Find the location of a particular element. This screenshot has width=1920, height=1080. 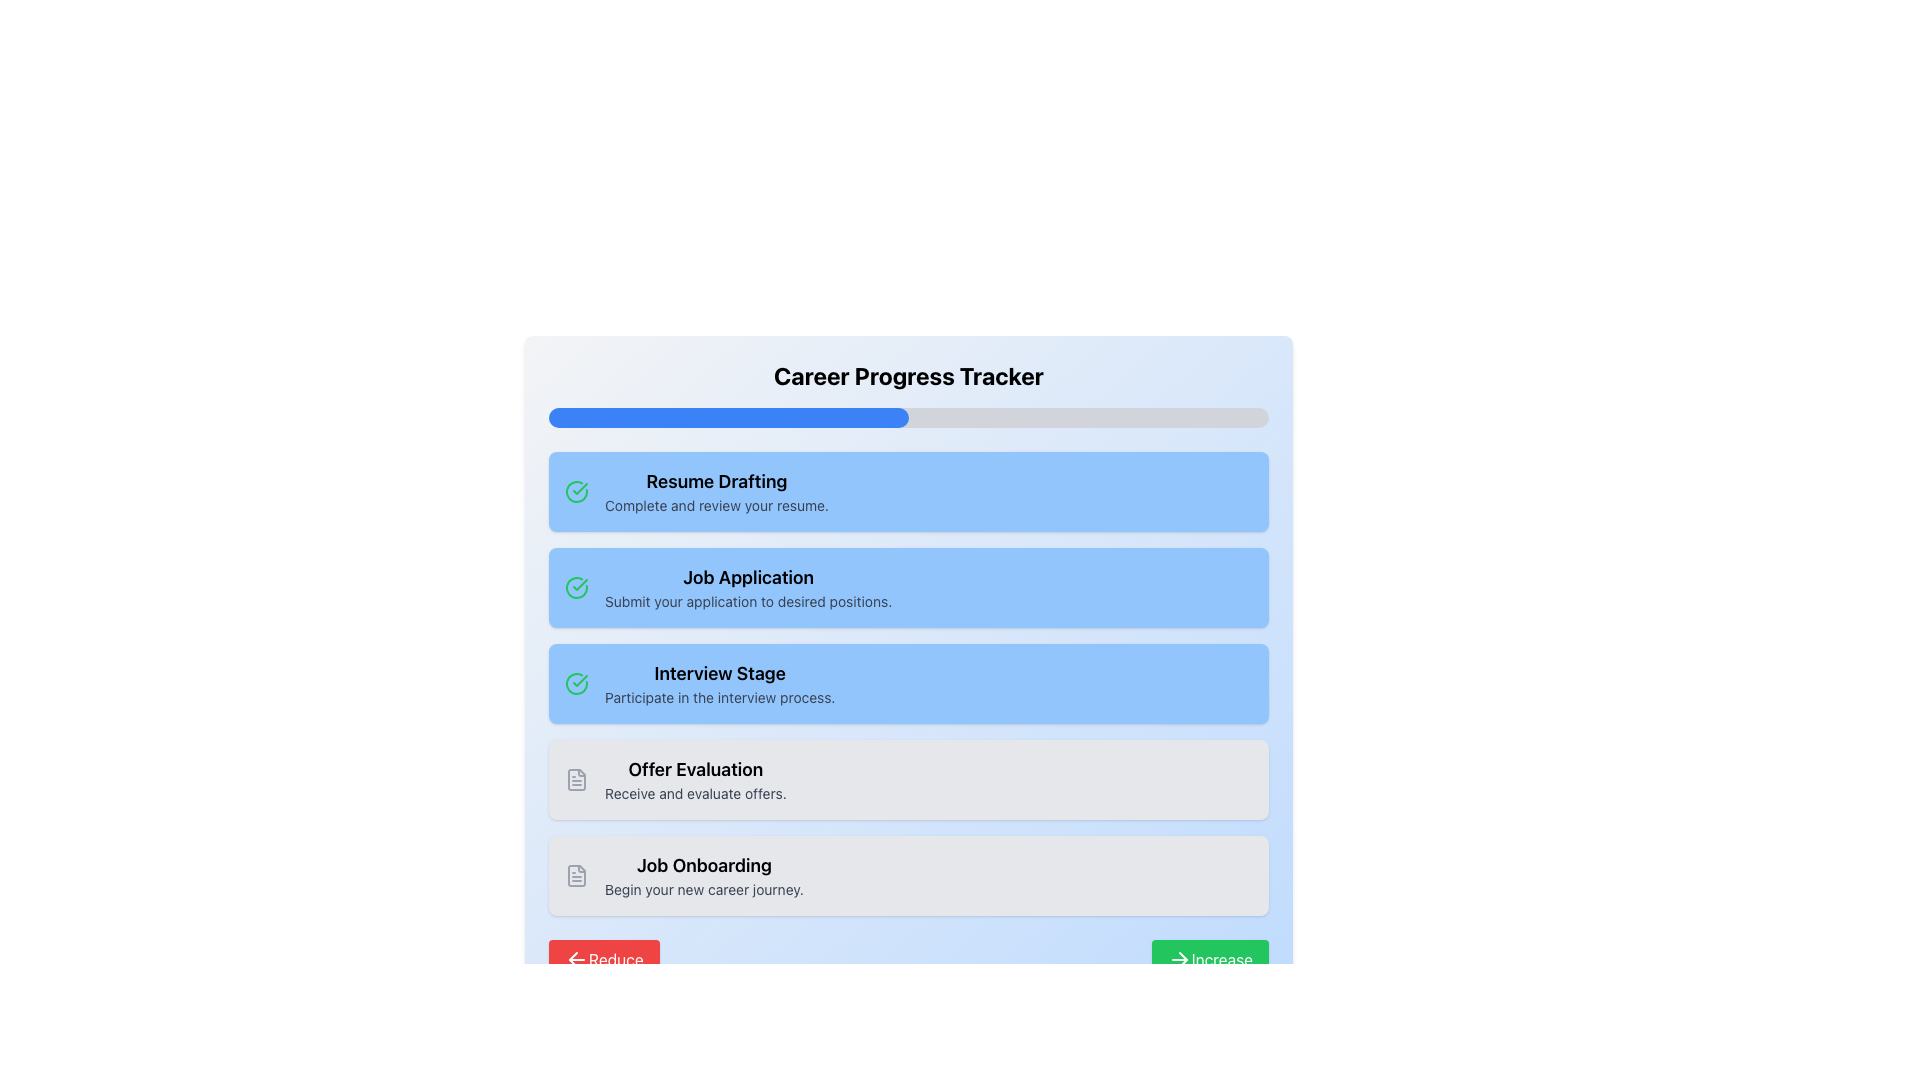

the 'Resume Drafting' progress stage indicator in the Career Progress Tracker section, which is the first entry in a vertical list is located at coordinates (907, 492).